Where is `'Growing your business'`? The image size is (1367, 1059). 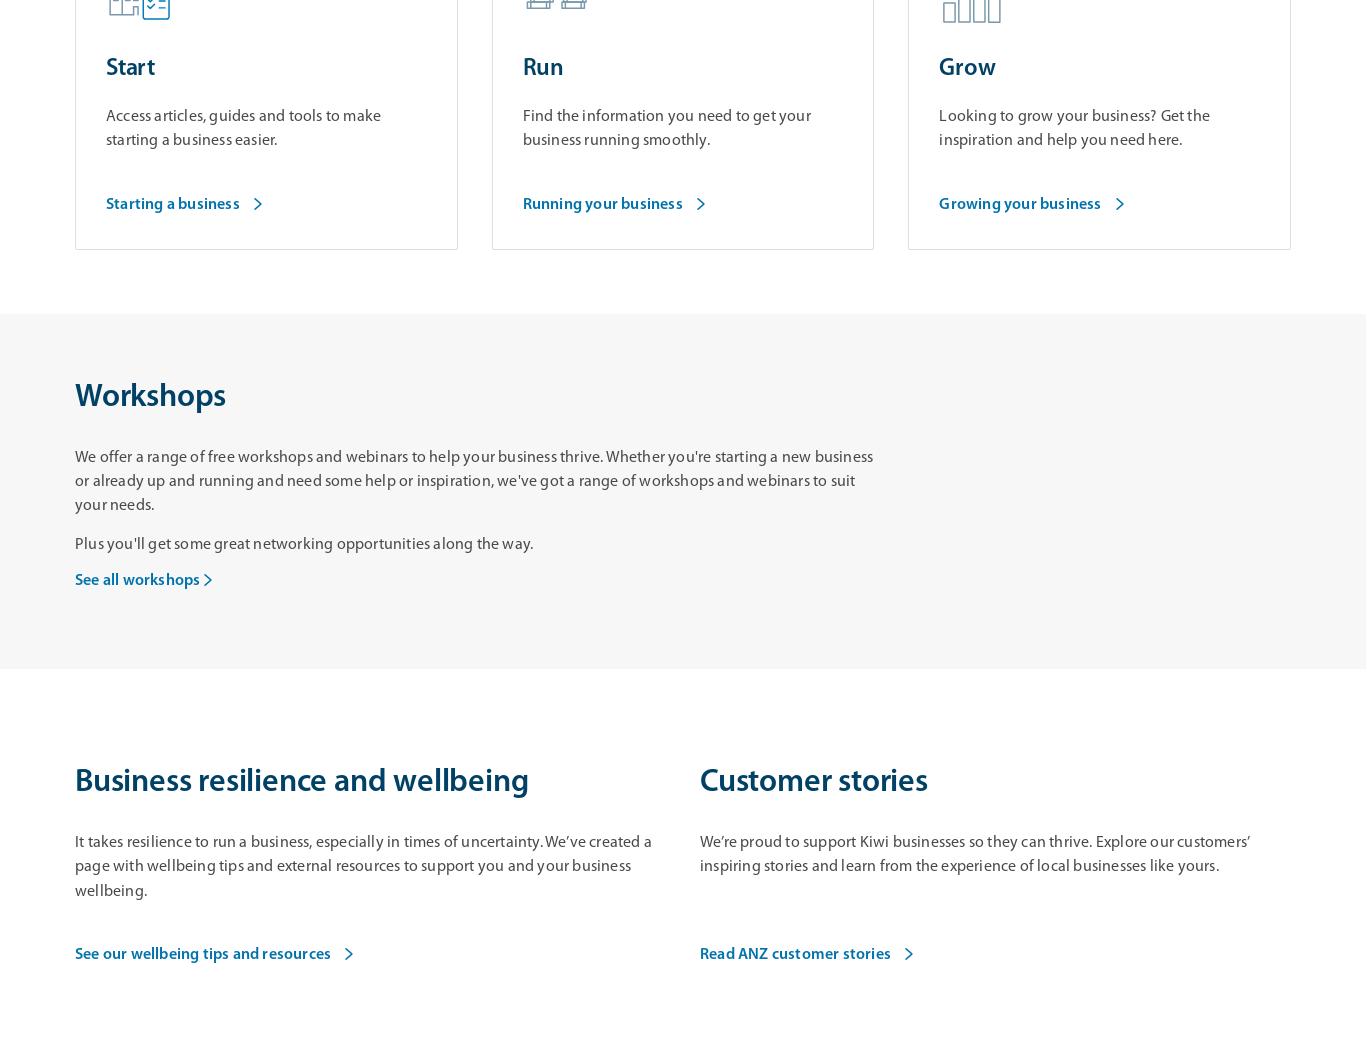
'Growing your business' is located at coordinates (938, 204).